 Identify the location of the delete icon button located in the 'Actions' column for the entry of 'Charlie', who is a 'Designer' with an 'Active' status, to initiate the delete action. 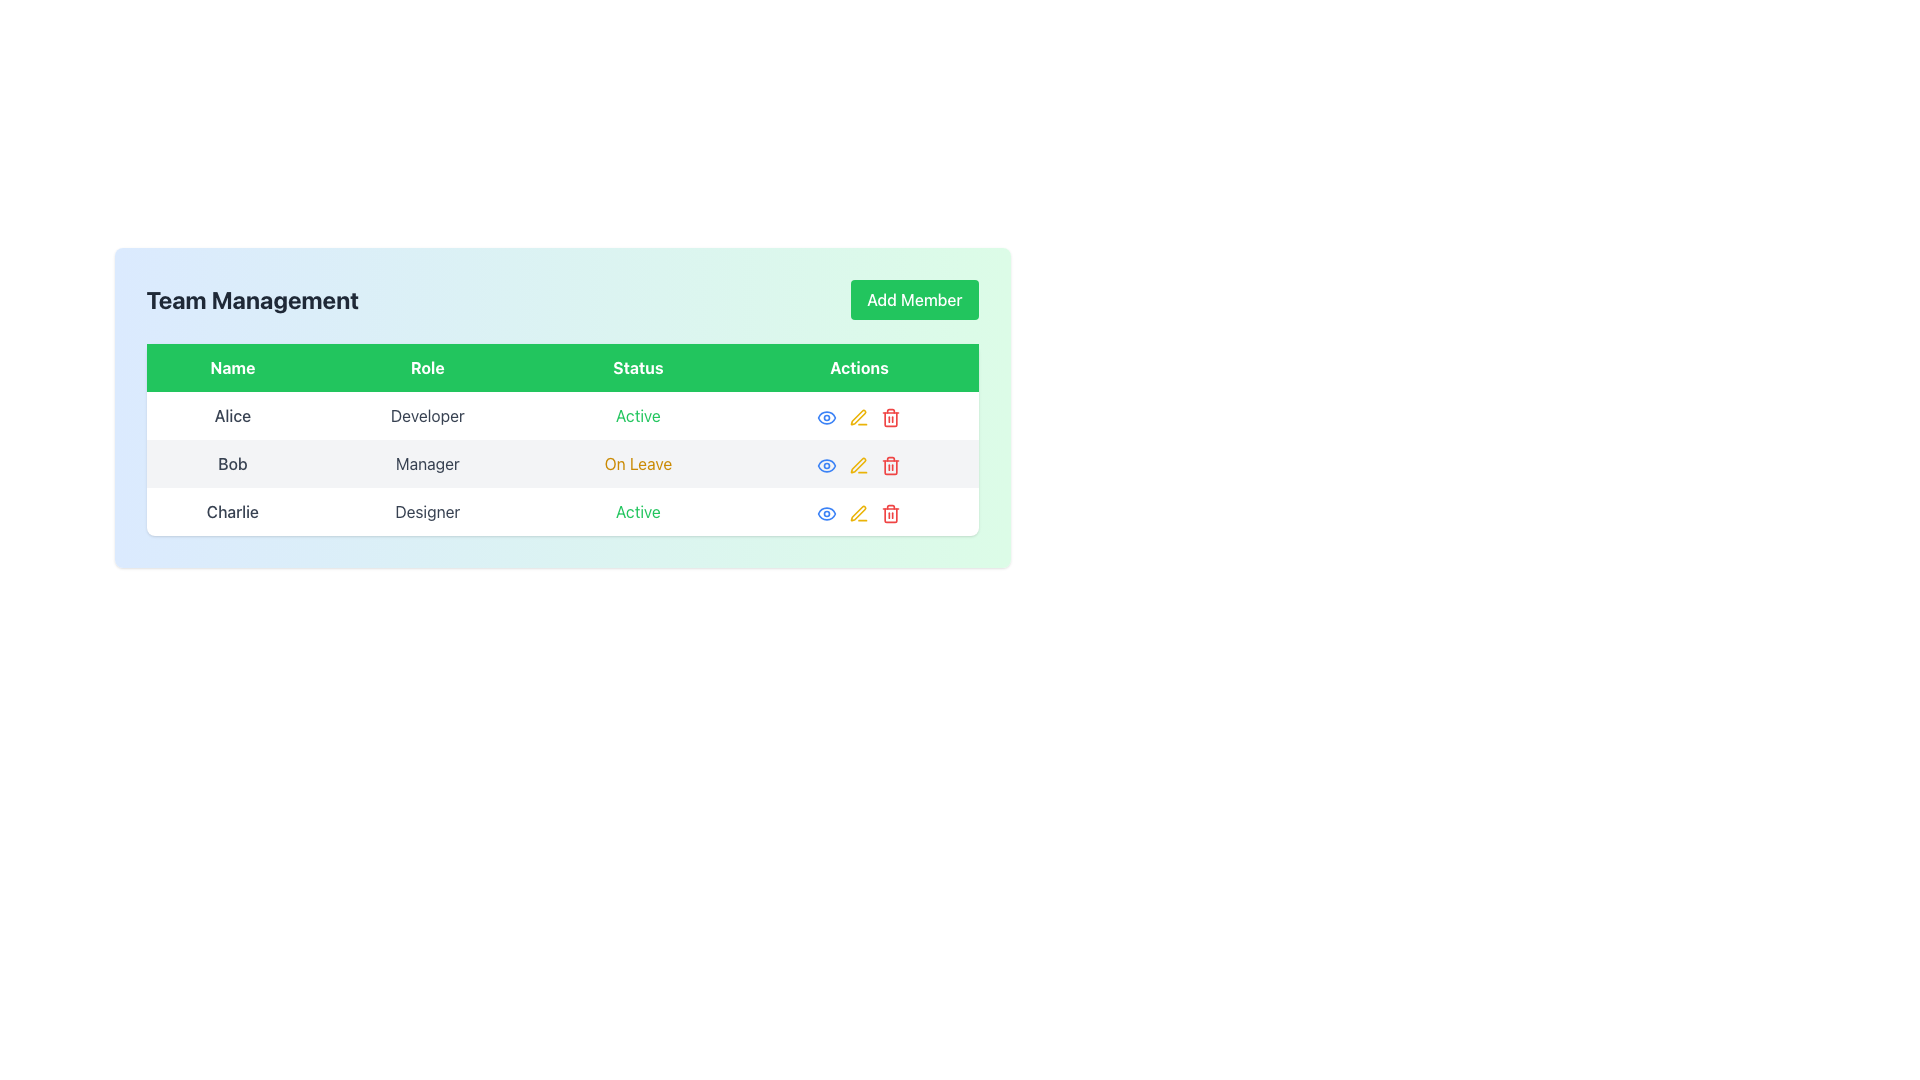
(890, 512).